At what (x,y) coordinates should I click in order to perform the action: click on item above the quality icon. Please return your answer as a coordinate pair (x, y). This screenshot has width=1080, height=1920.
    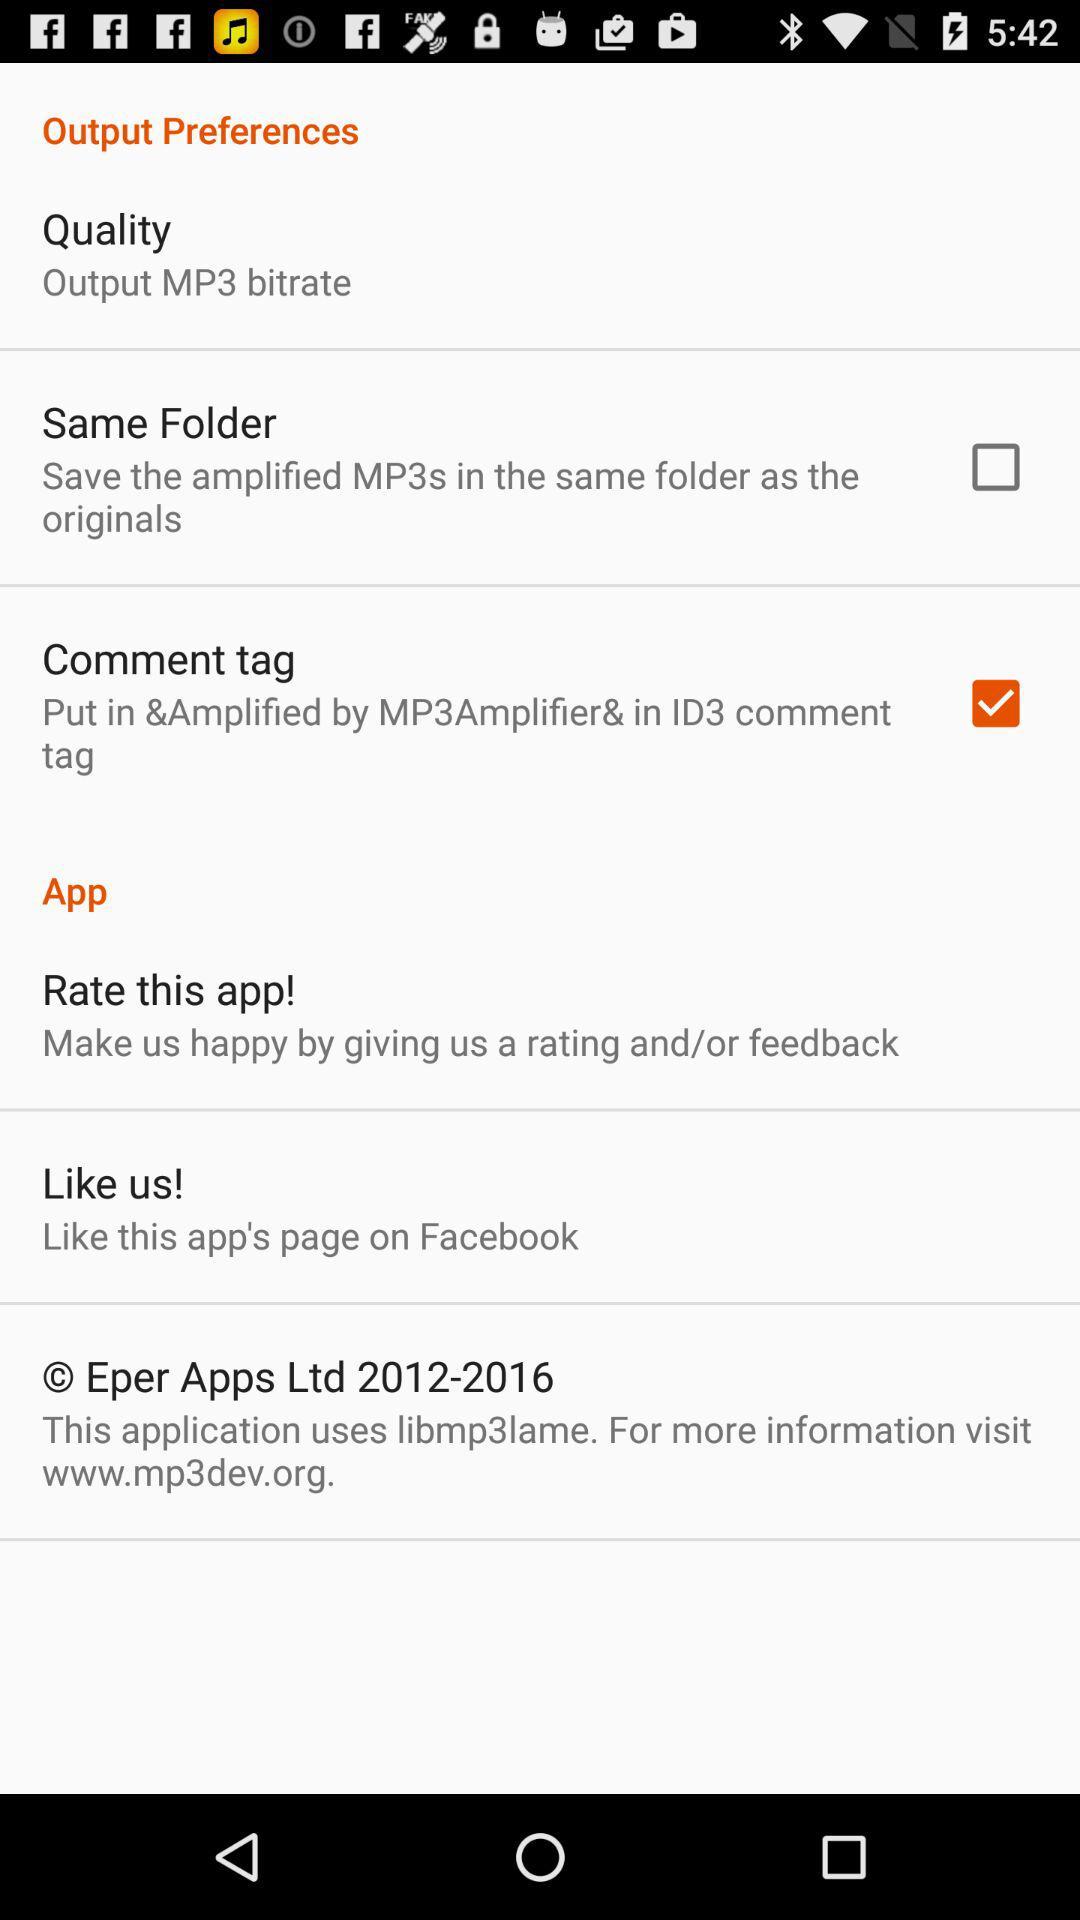
    Looking at the image, I should click on (540, 107).